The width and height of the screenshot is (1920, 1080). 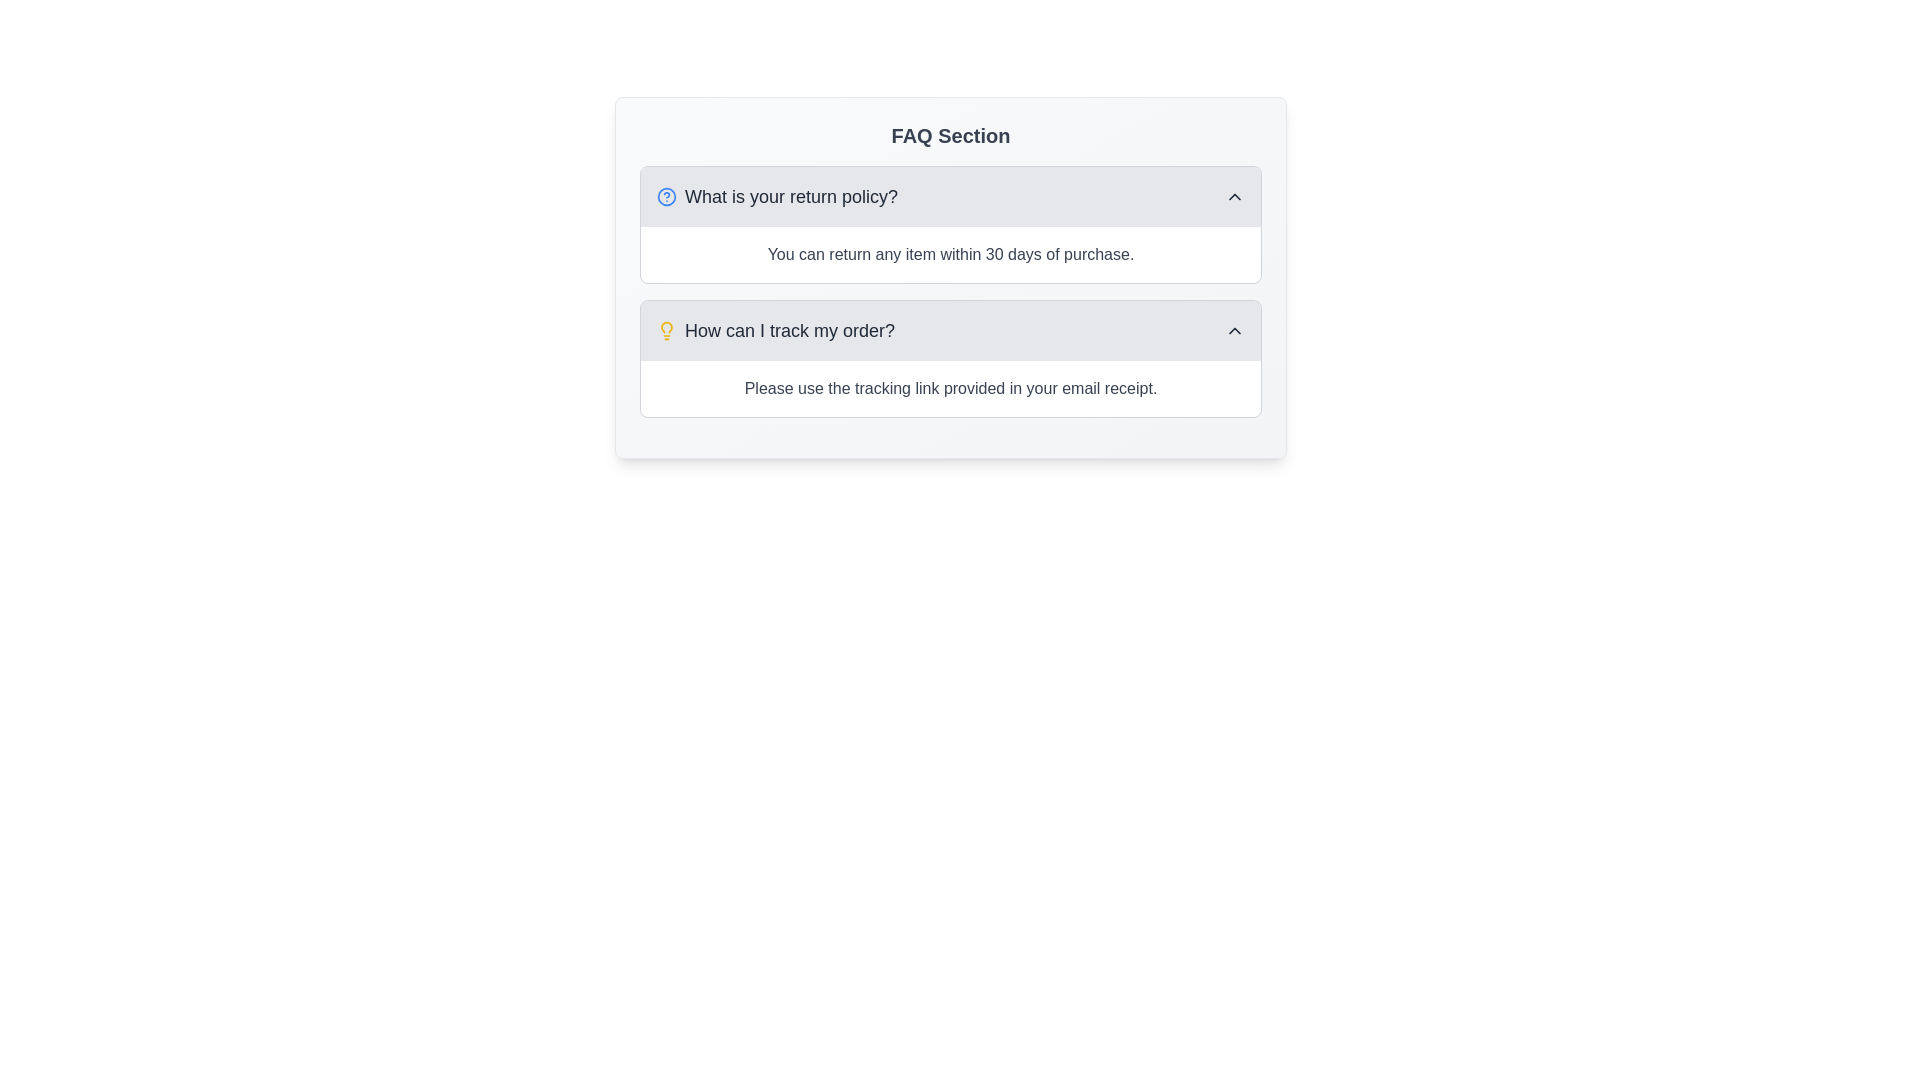 What do you see at coordinates (949, 253) in the screenshot?
I see `the Static Text Block located below the question 'What is your return policy?' in the FAQ section` at bounding box center [949, 253].